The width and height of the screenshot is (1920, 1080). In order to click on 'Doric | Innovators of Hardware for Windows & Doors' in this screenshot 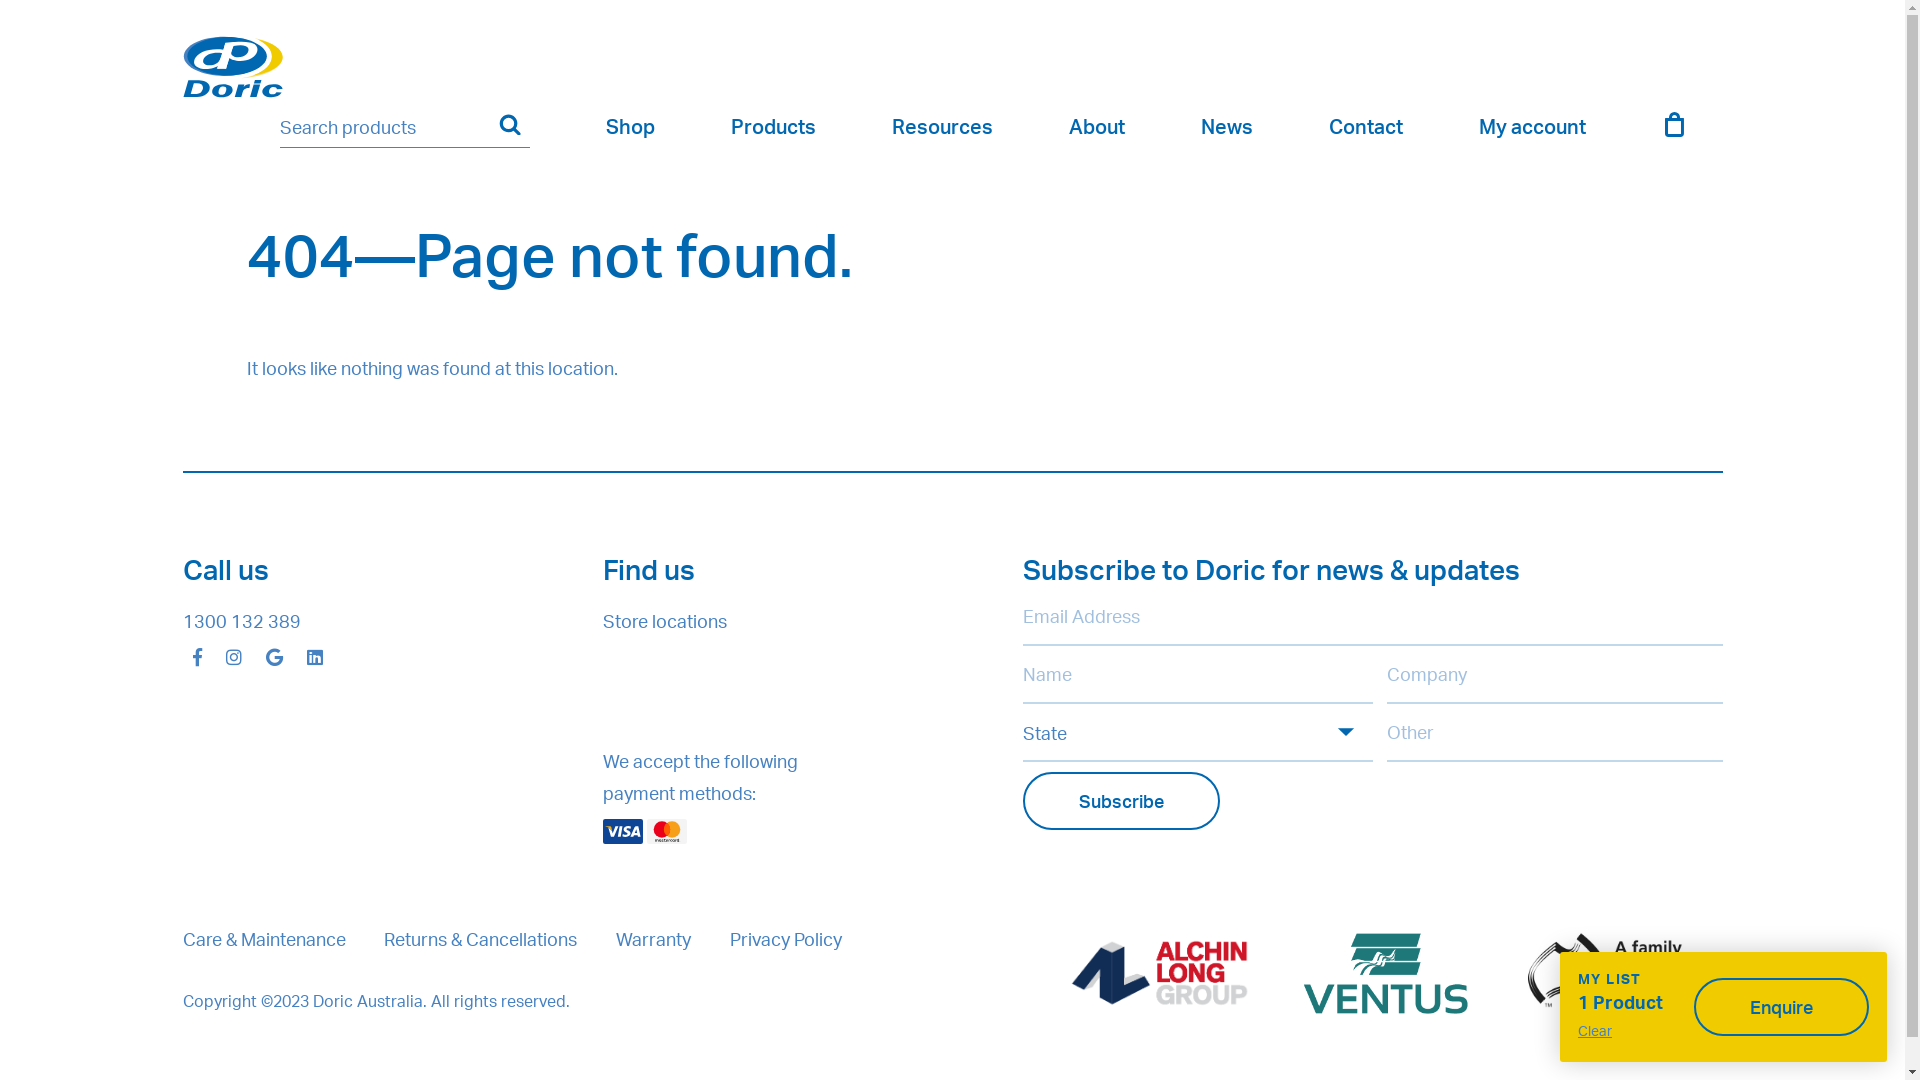, I will do `click(231, 65)`.